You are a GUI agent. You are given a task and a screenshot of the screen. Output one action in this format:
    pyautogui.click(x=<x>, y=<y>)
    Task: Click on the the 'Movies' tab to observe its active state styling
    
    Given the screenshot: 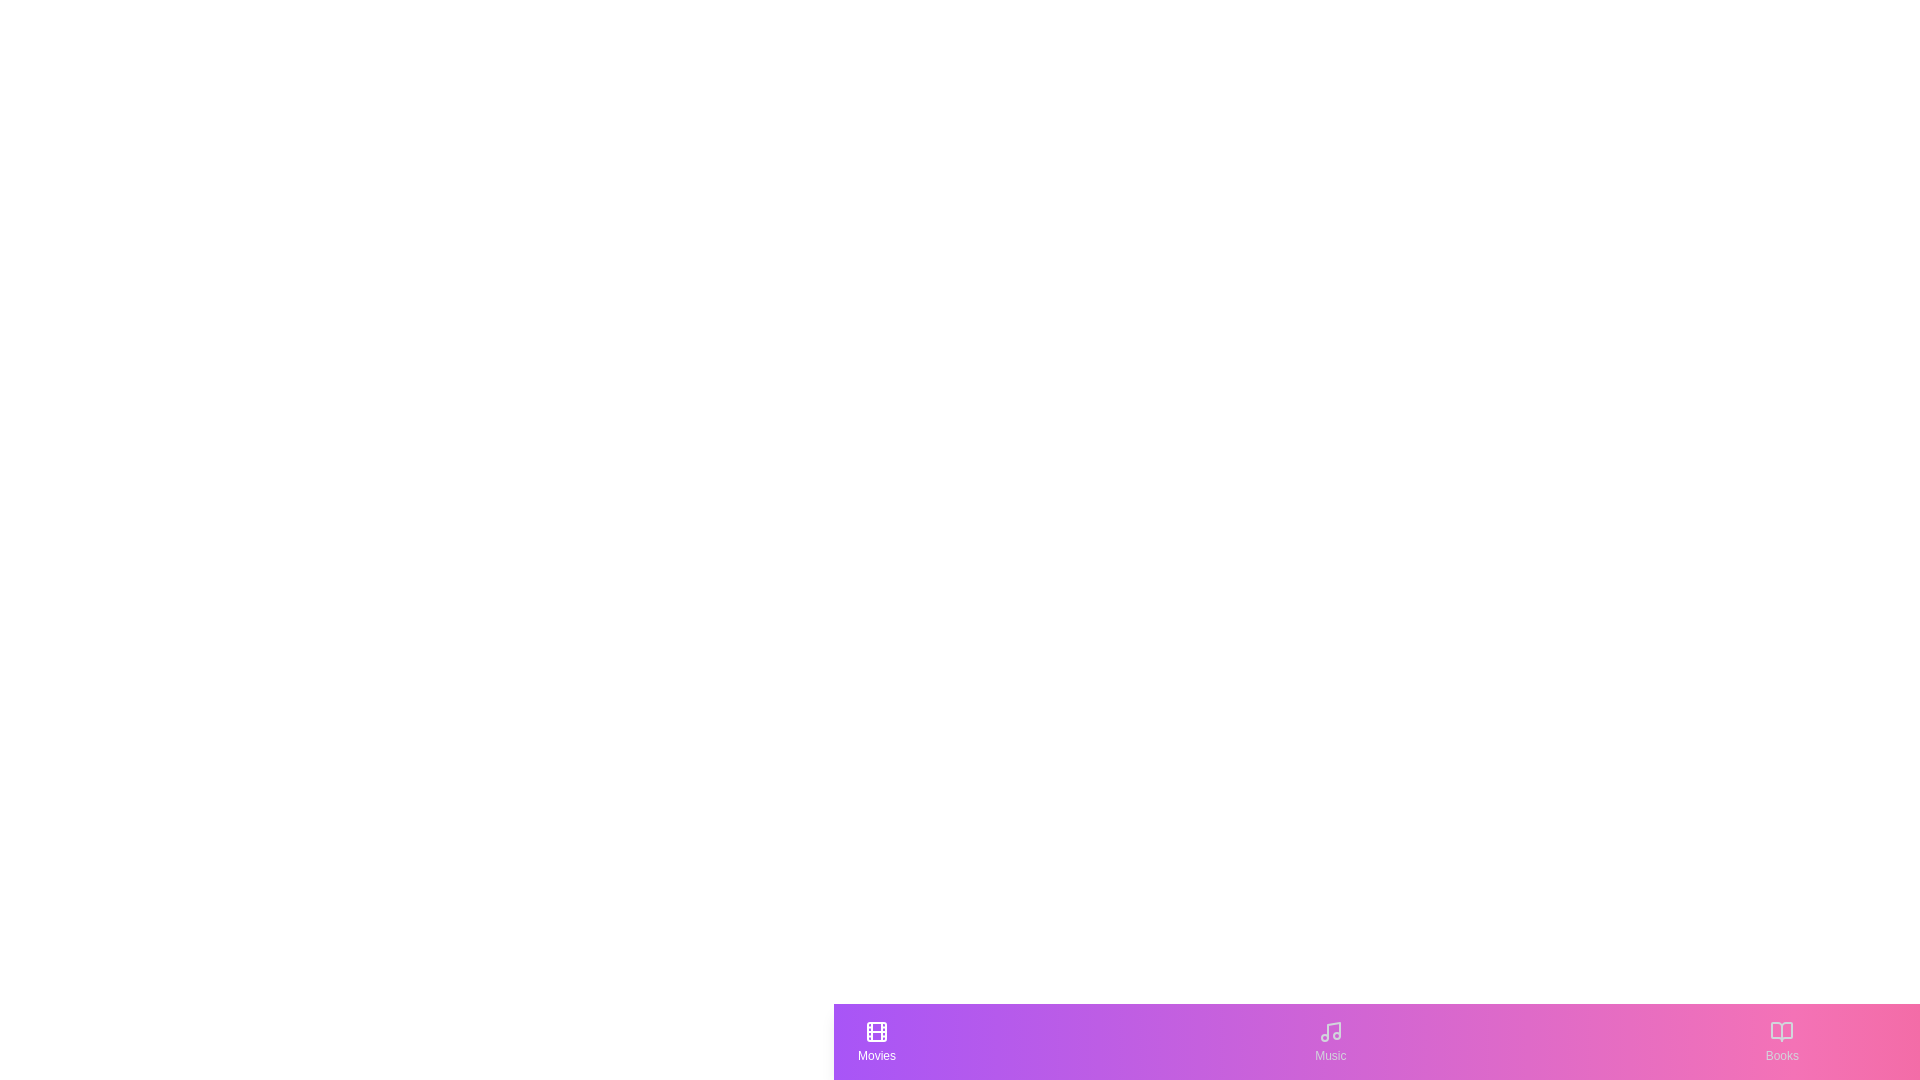 What is the action you would take?
    pyautogui.click(x=877, y=1040)
    